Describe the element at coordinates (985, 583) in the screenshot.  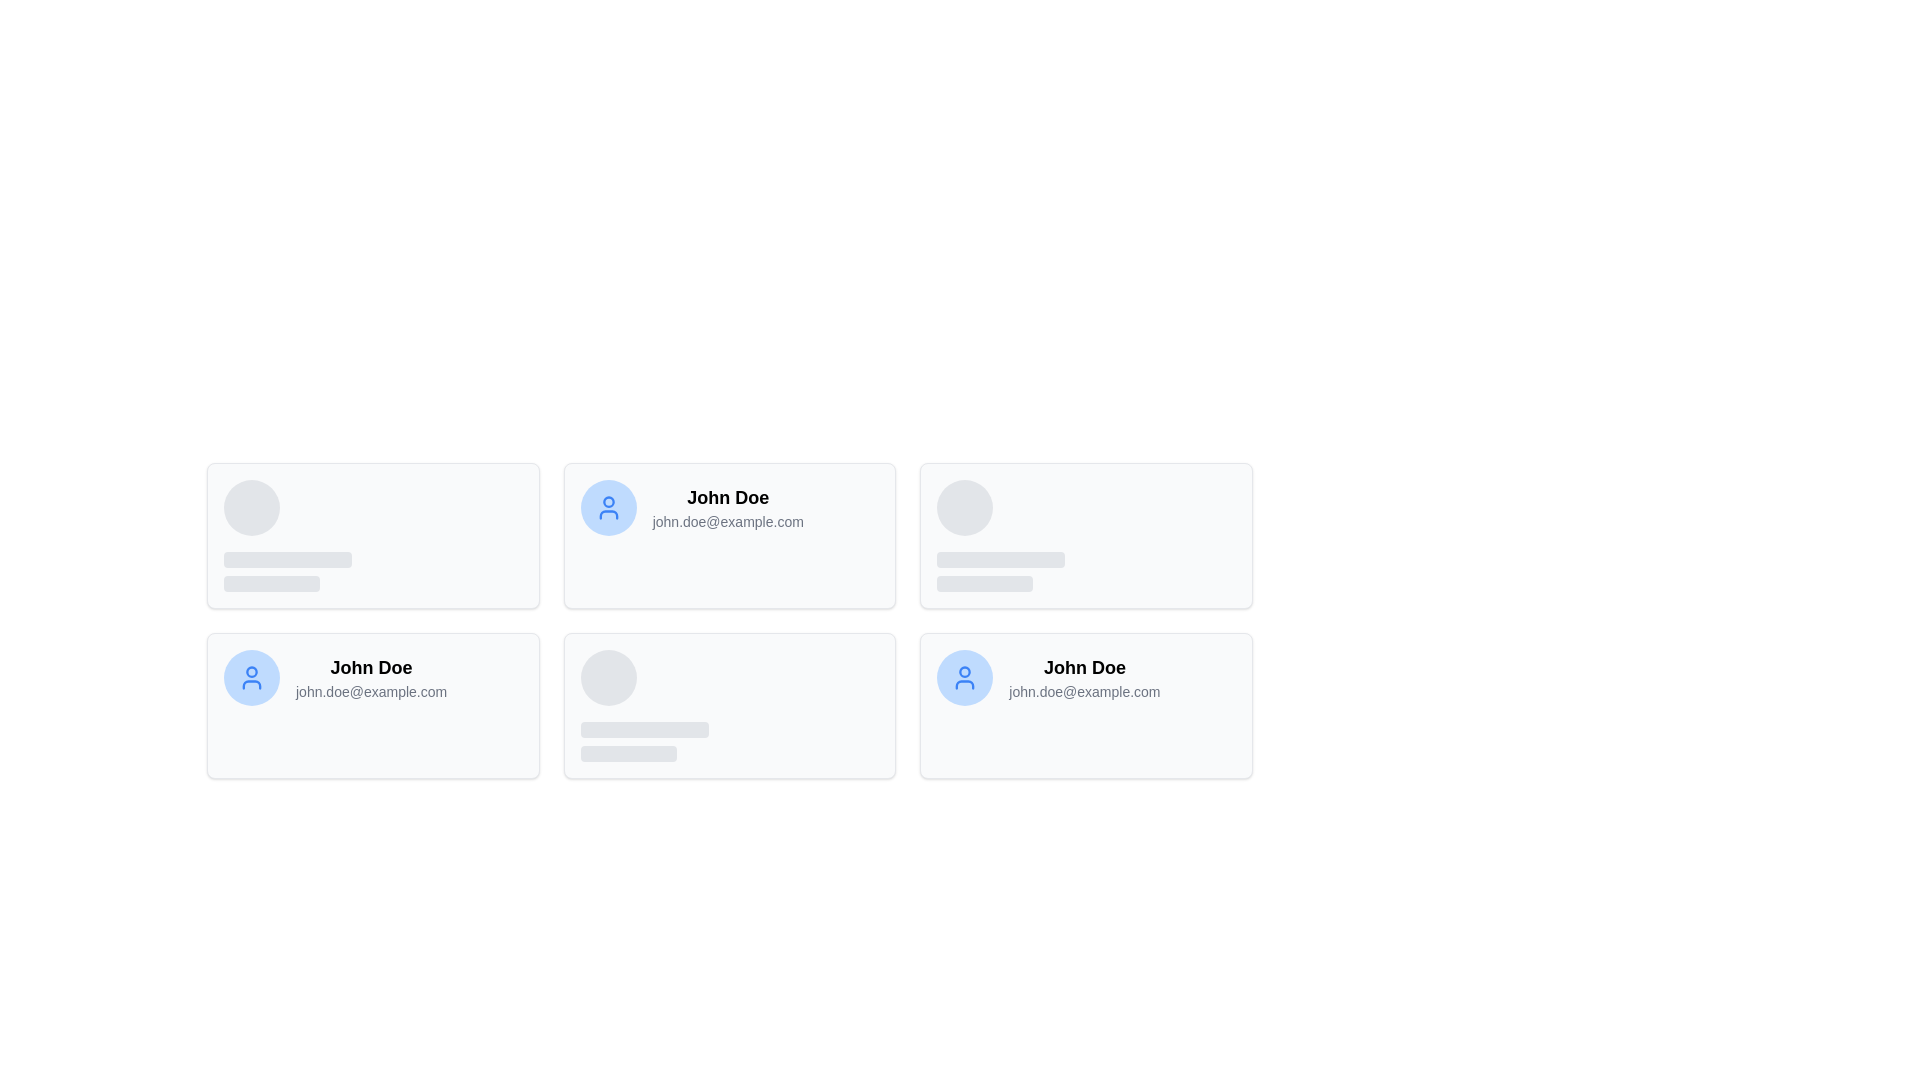
I see `the visual loading states of the Placeholder bar located within the card on the right side of the grid, which signifies content loading` at that location.